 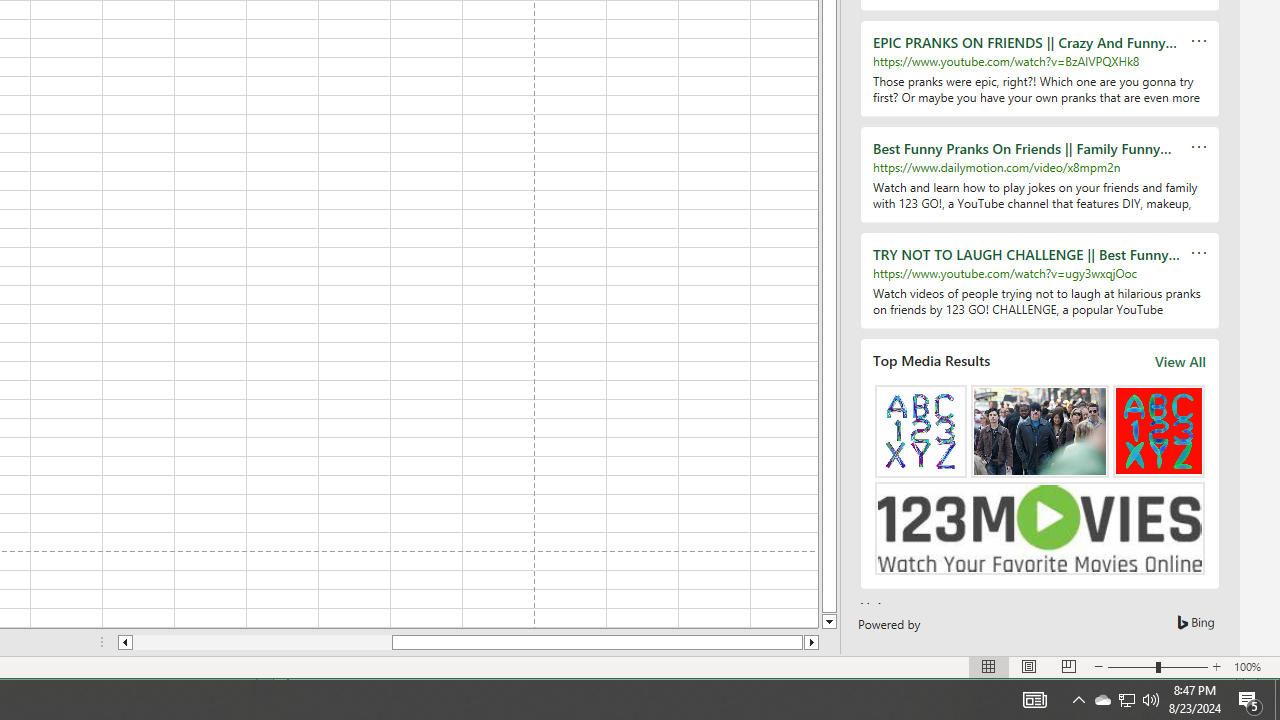 What do you see at coordinates (1250, 698) in the screenshot?
I see `'Action Center, 5 new notifications'` at bounding box center [1250, 698].